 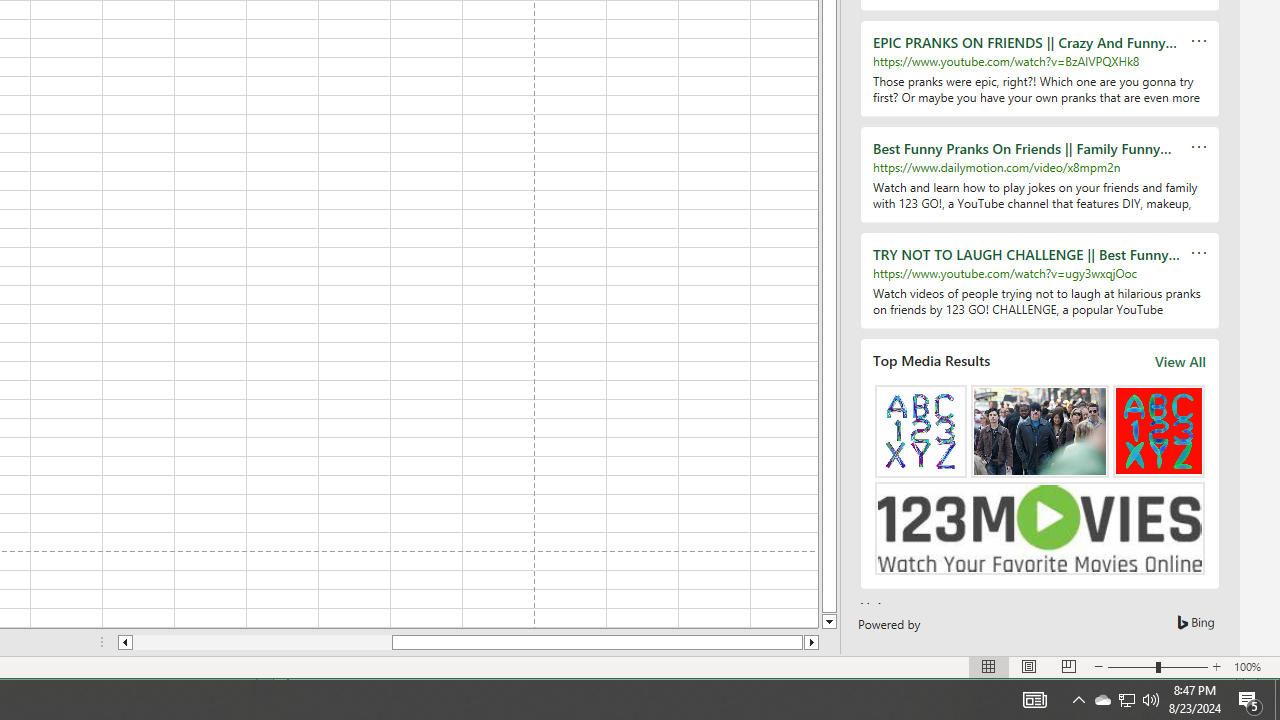 What do you see at coordinates (1250, 698) in the screenshot?
I see `'Action Center, 5 new notifications'` at bounding box center [1250, 698].